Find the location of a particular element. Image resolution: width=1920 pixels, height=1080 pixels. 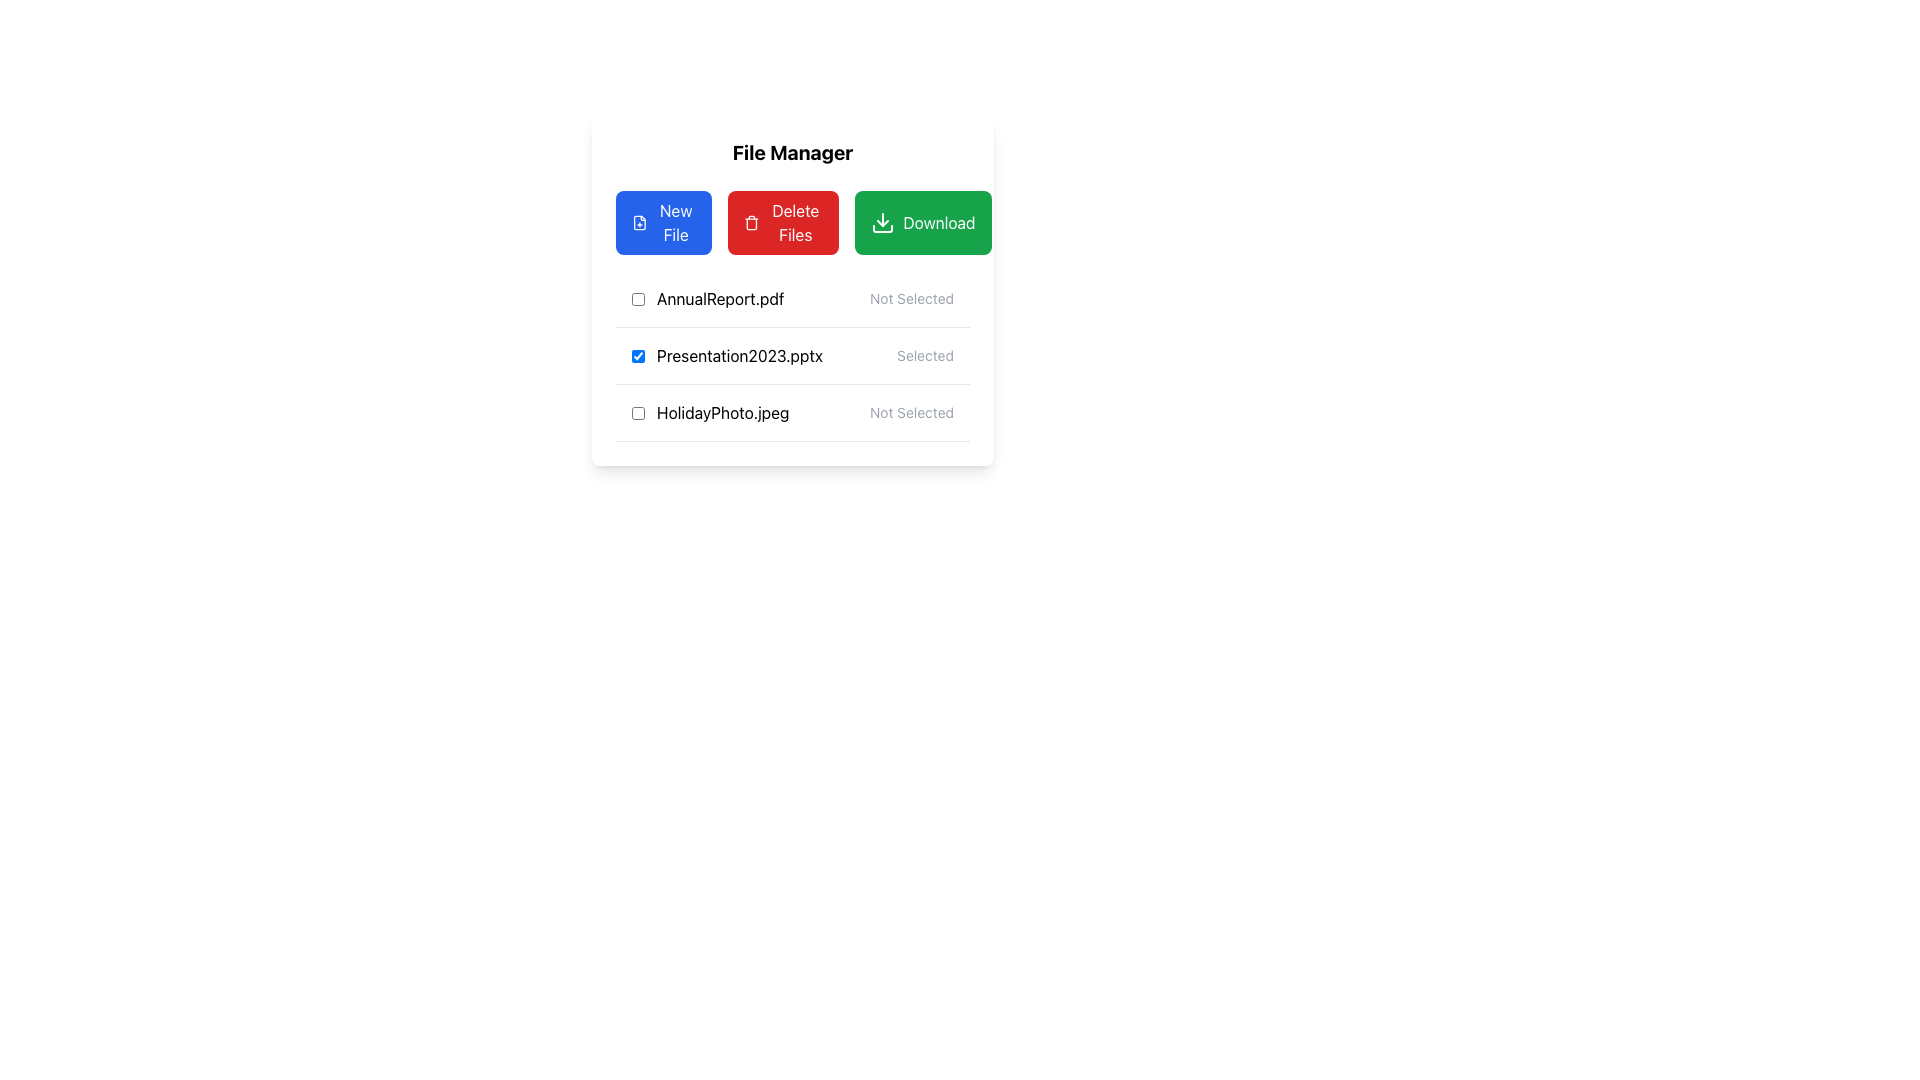

the text label styled as 'HolidayPhoto.jpeg', which is the third listed file in the File Manager section is located at coordinates (710, 411).